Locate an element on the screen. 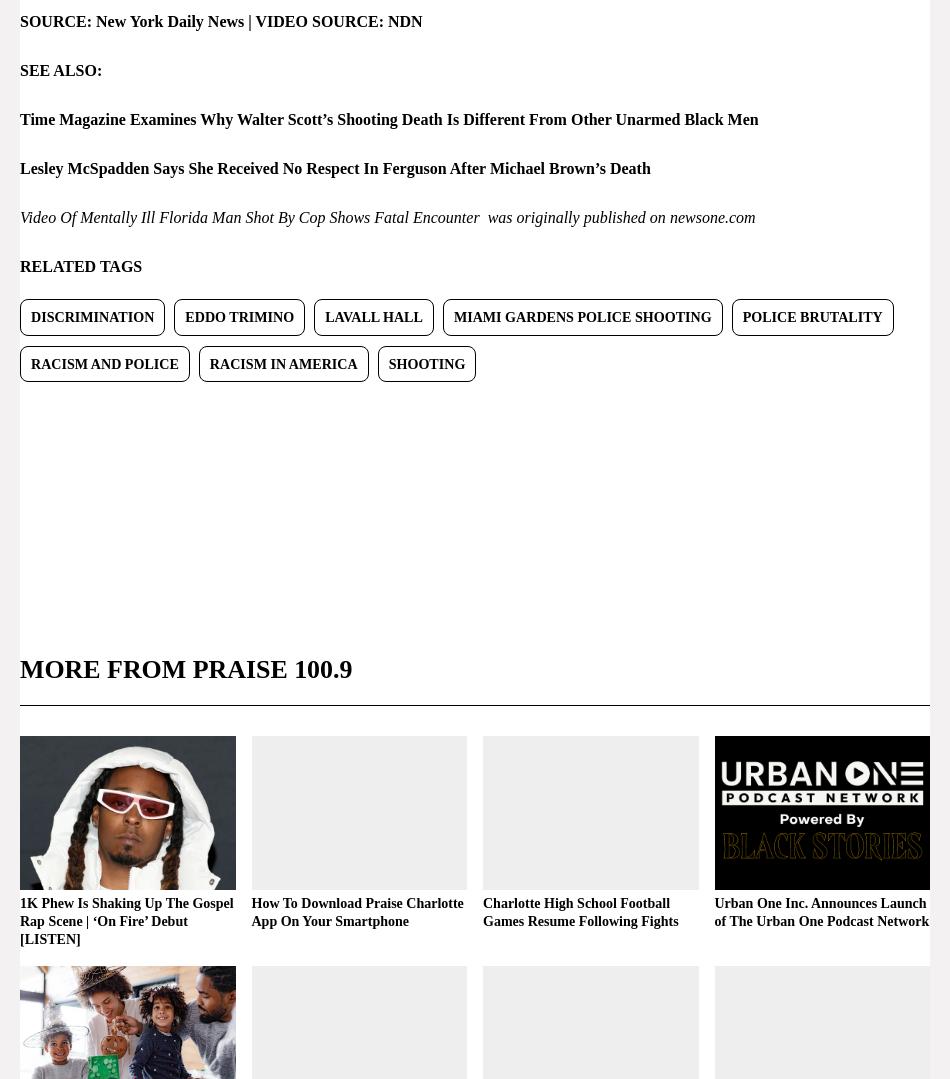 Image resolution: width=950 pixels, height=1079 pixels. 'Miami Gardens Police Shooting' is located at coordinates (581, 315).